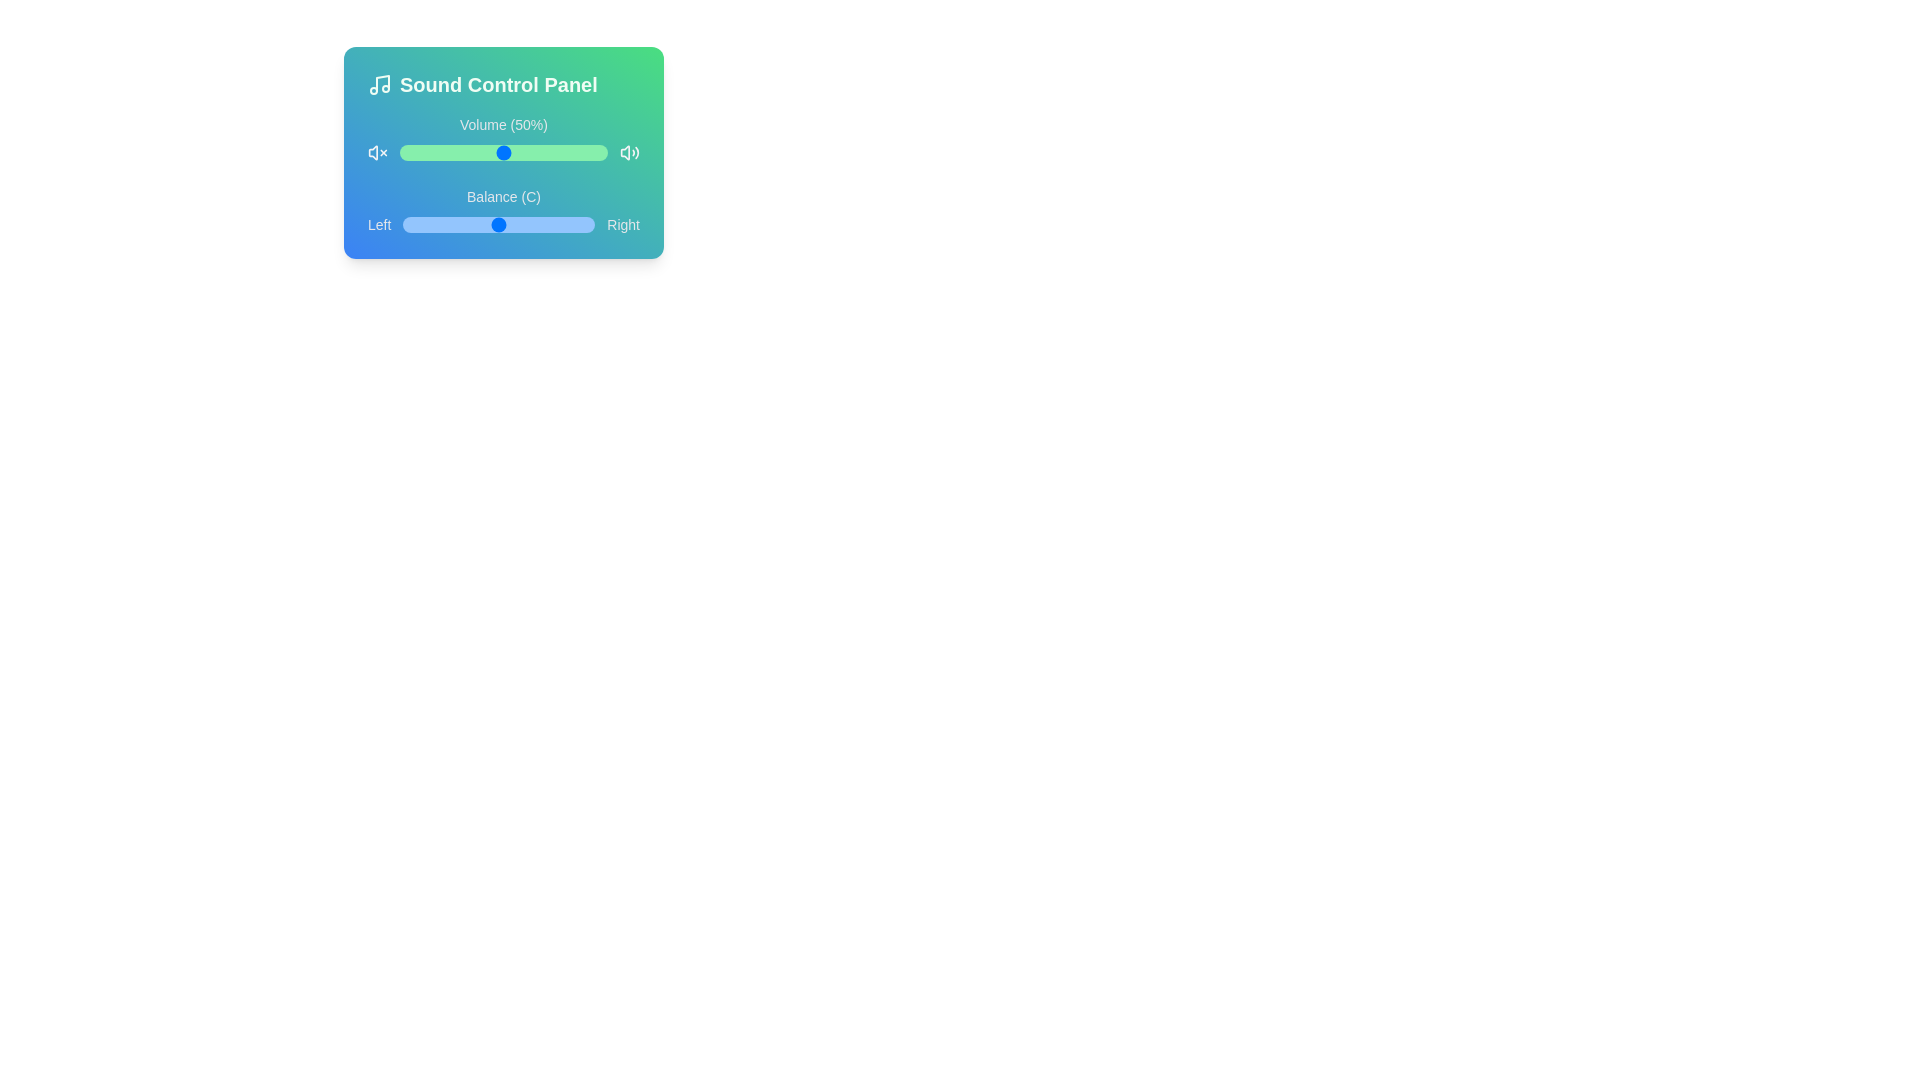 The image size is (1920, 1080). I want to click on balance, so click(551, 224).